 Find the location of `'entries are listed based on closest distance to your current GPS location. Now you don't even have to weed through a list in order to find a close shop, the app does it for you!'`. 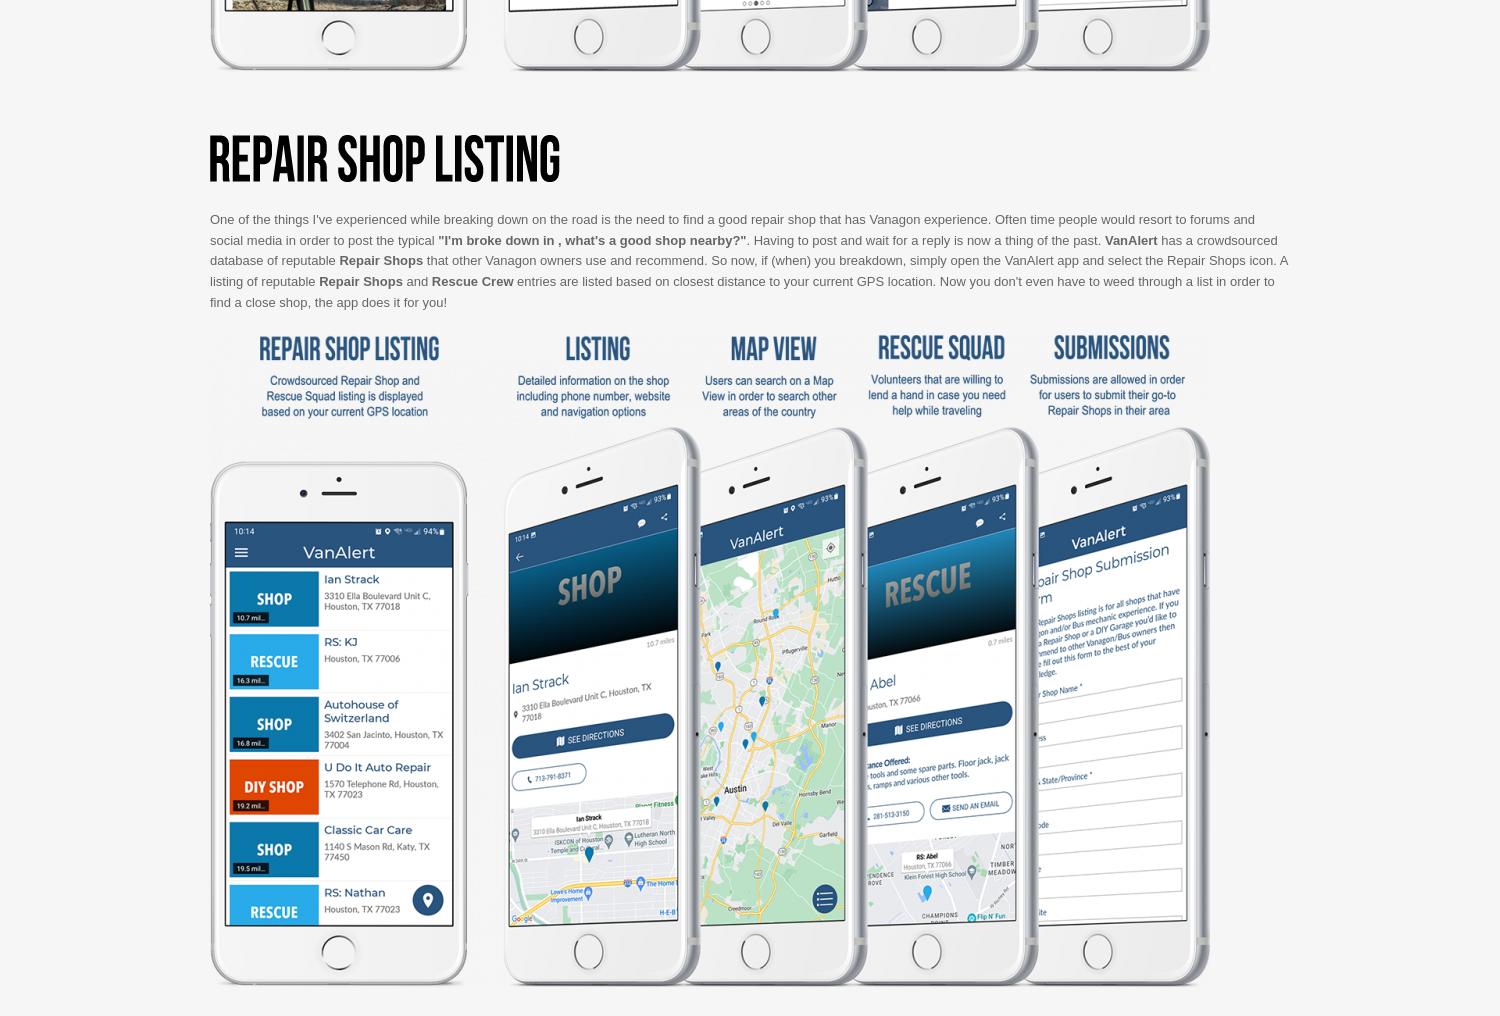

'entries are listed based on closest distance to your current GPS location. Now you don't even have to weed through a list in order to find a close shop, the app does it for you!' is located at coordinates (741, 290).